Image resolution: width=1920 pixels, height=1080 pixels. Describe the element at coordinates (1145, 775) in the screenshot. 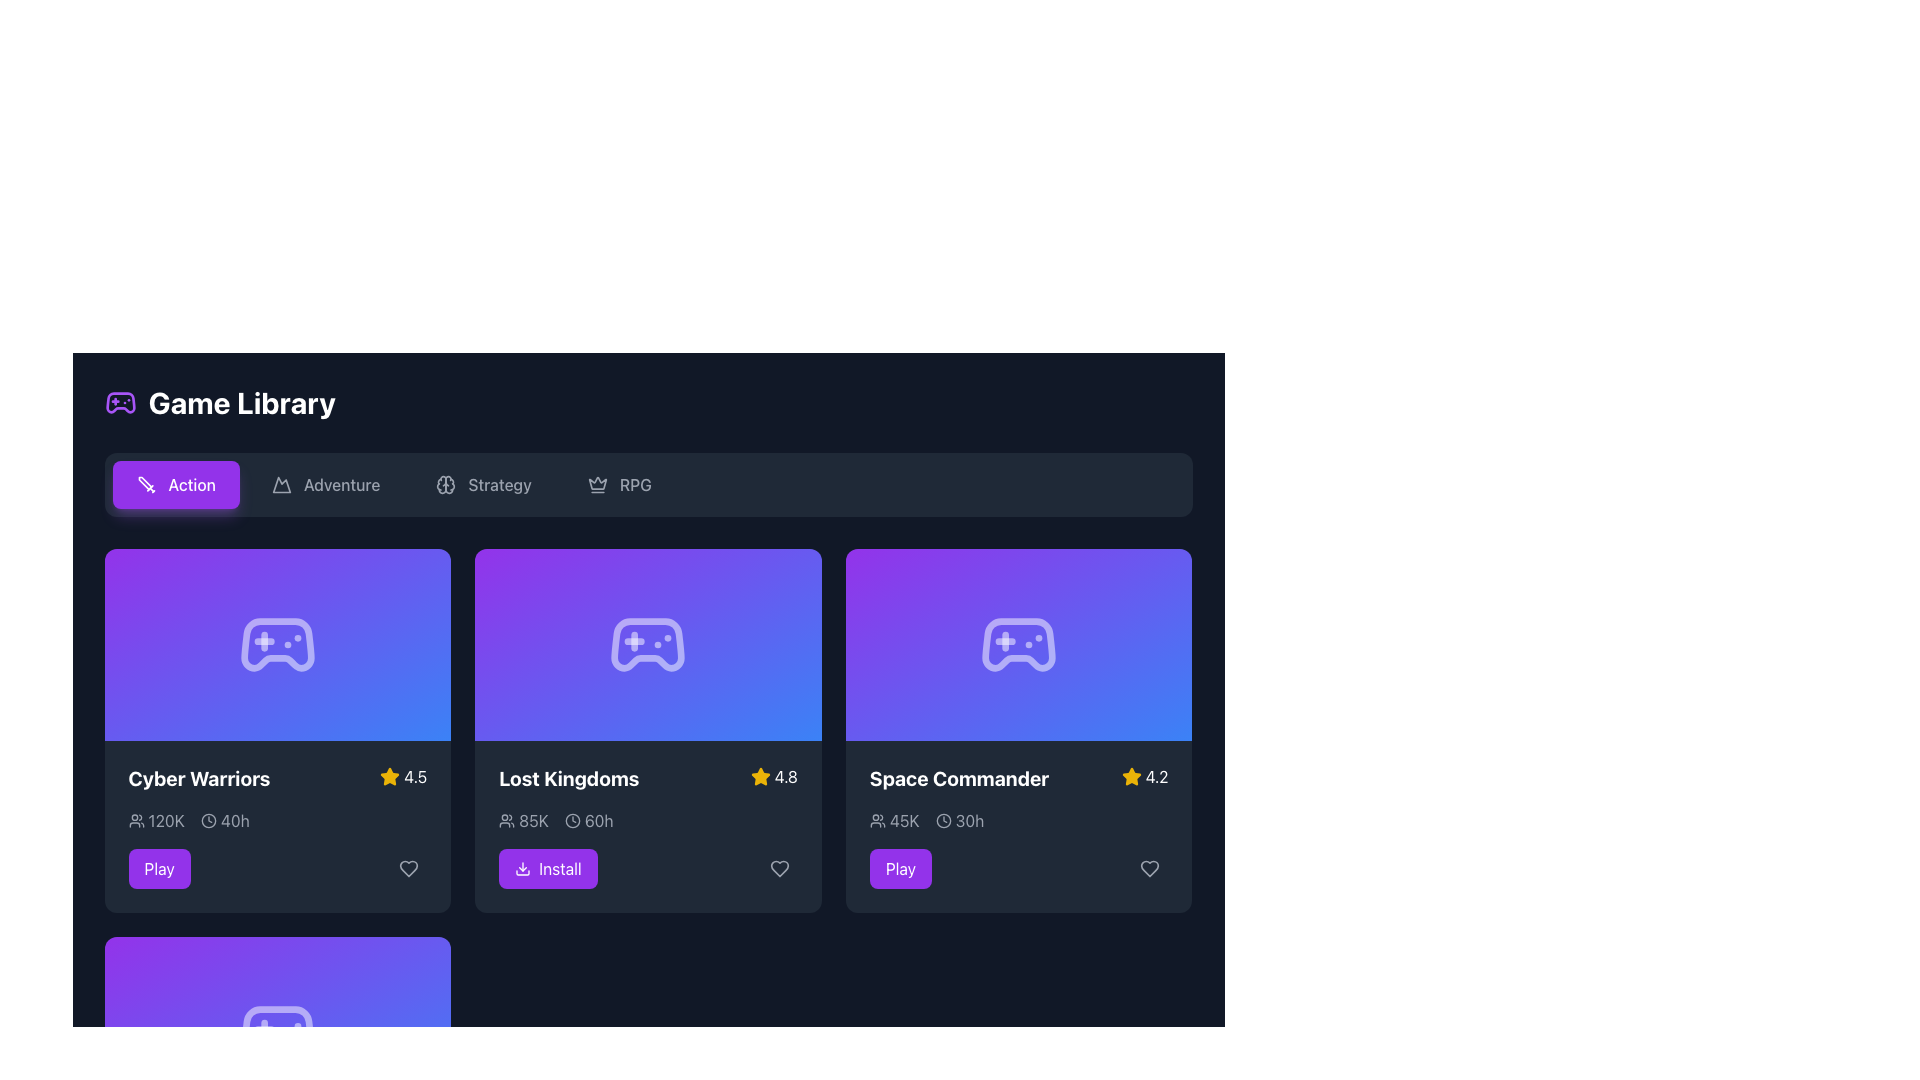

I see `the Rating component displaying '4.2' with a yellow star icon, located in the 'Space Commander' section, towards the top-right corner adjacent to its title` at that location.